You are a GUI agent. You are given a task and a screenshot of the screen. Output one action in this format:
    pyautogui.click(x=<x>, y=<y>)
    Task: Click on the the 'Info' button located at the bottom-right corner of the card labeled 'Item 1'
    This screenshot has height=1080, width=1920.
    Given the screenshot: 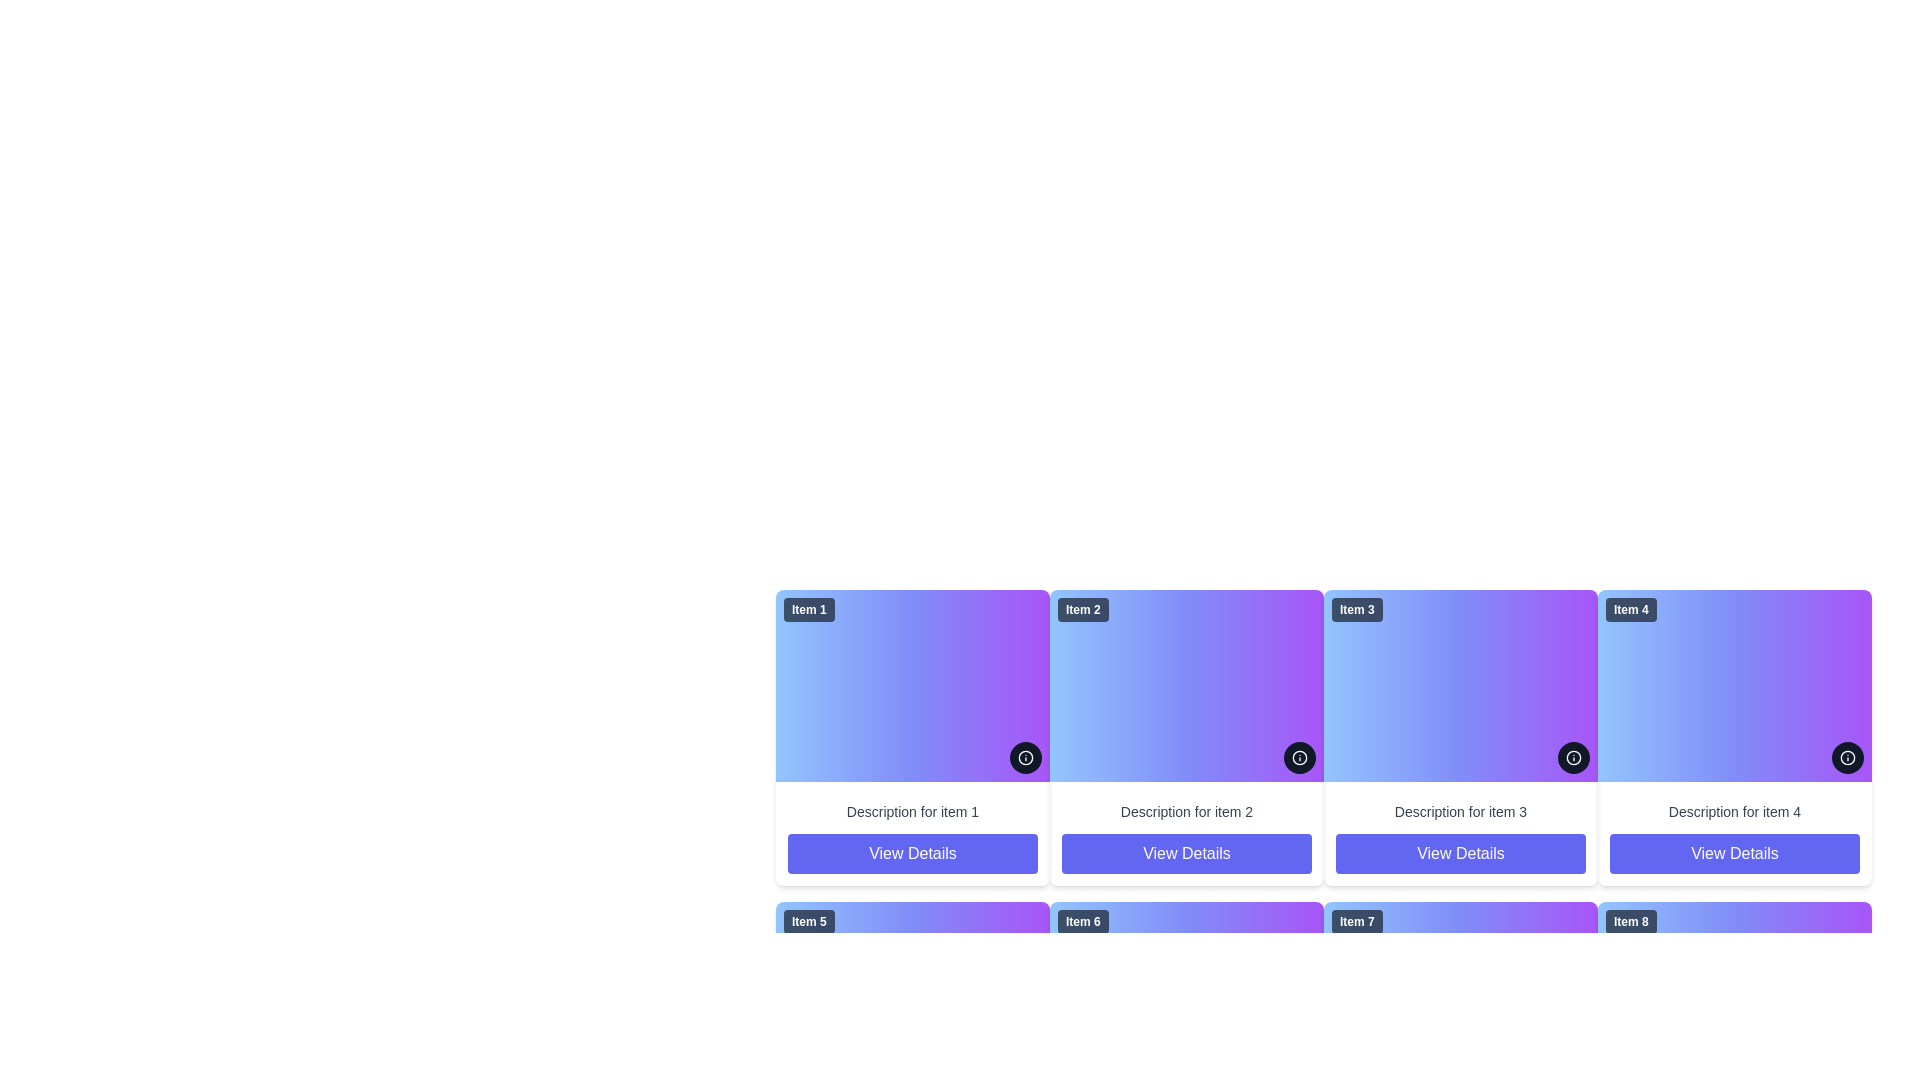 What is the action you would take?
    pyautogui.click(x=1026, y=758)
    